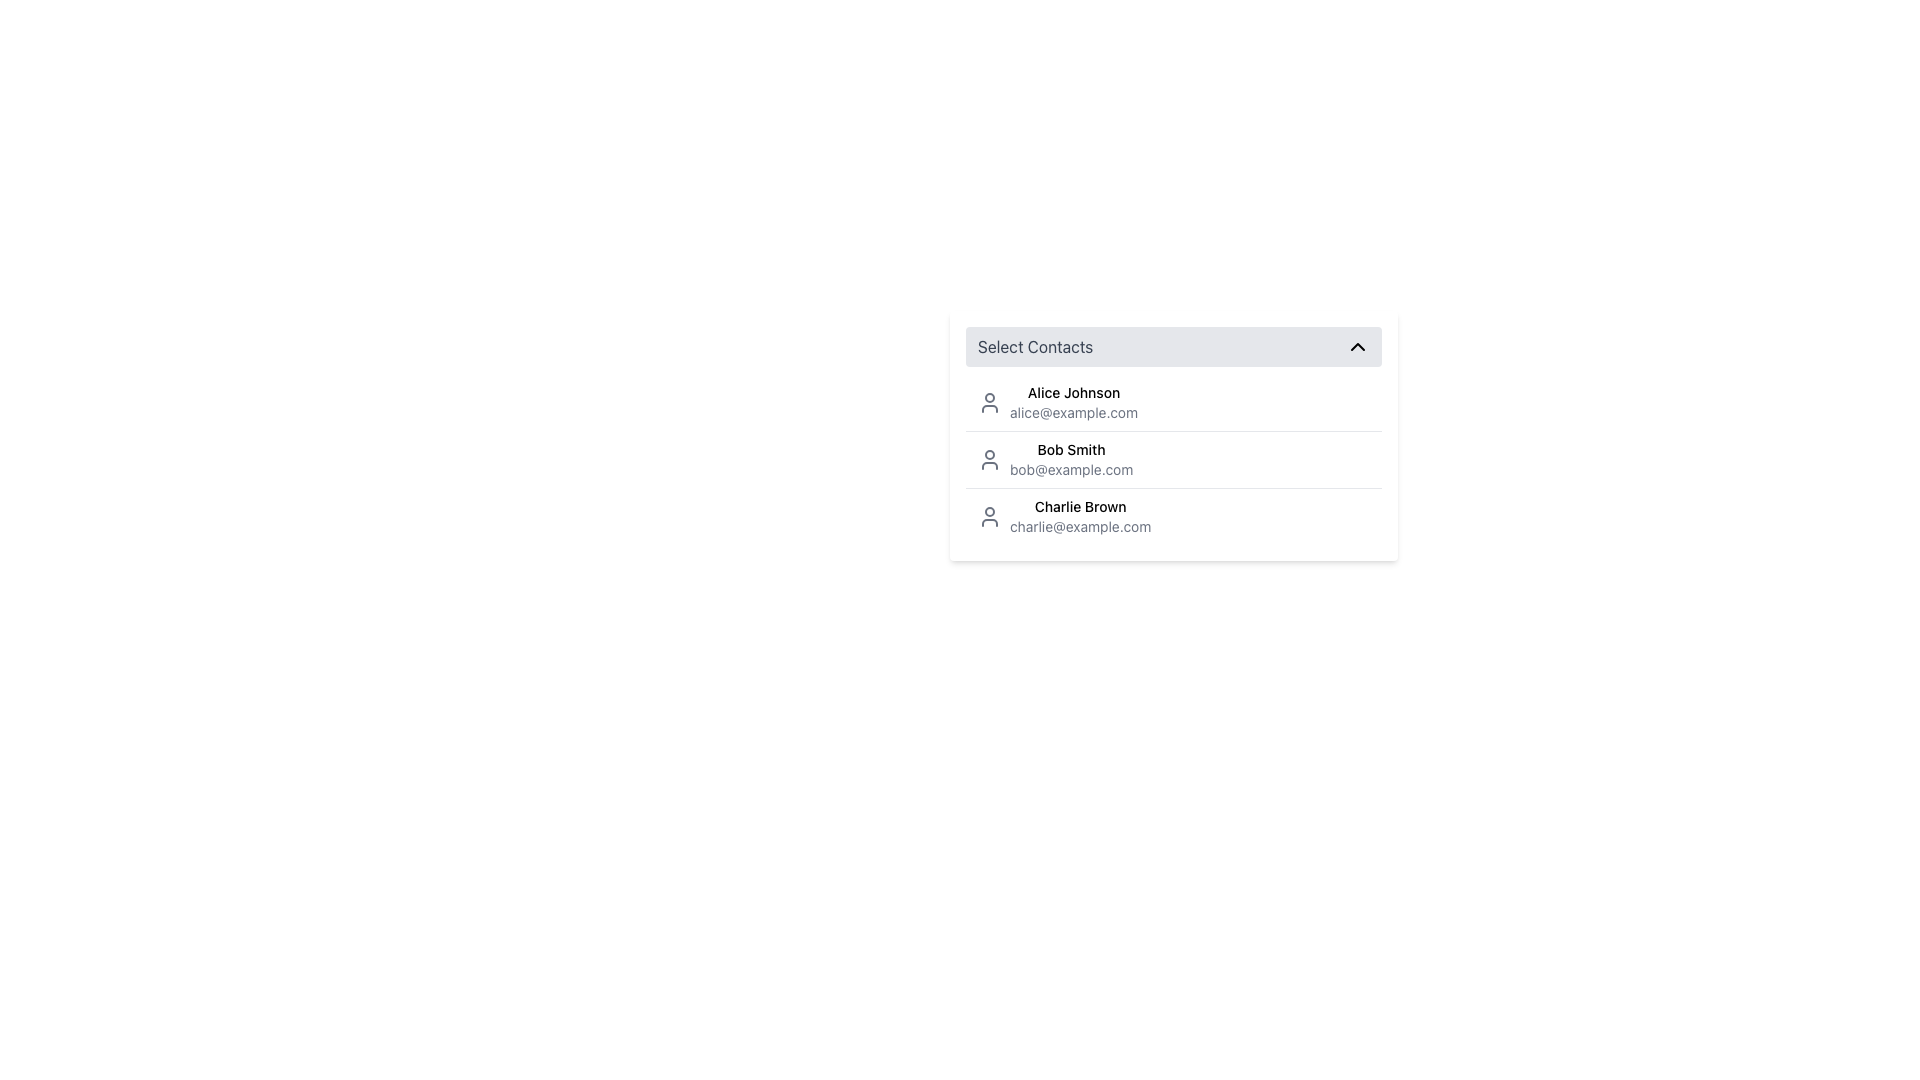  I want to click on the second contact list item displaying 'Bob Smith' and 'bob@example.com', so click(1174, 459).